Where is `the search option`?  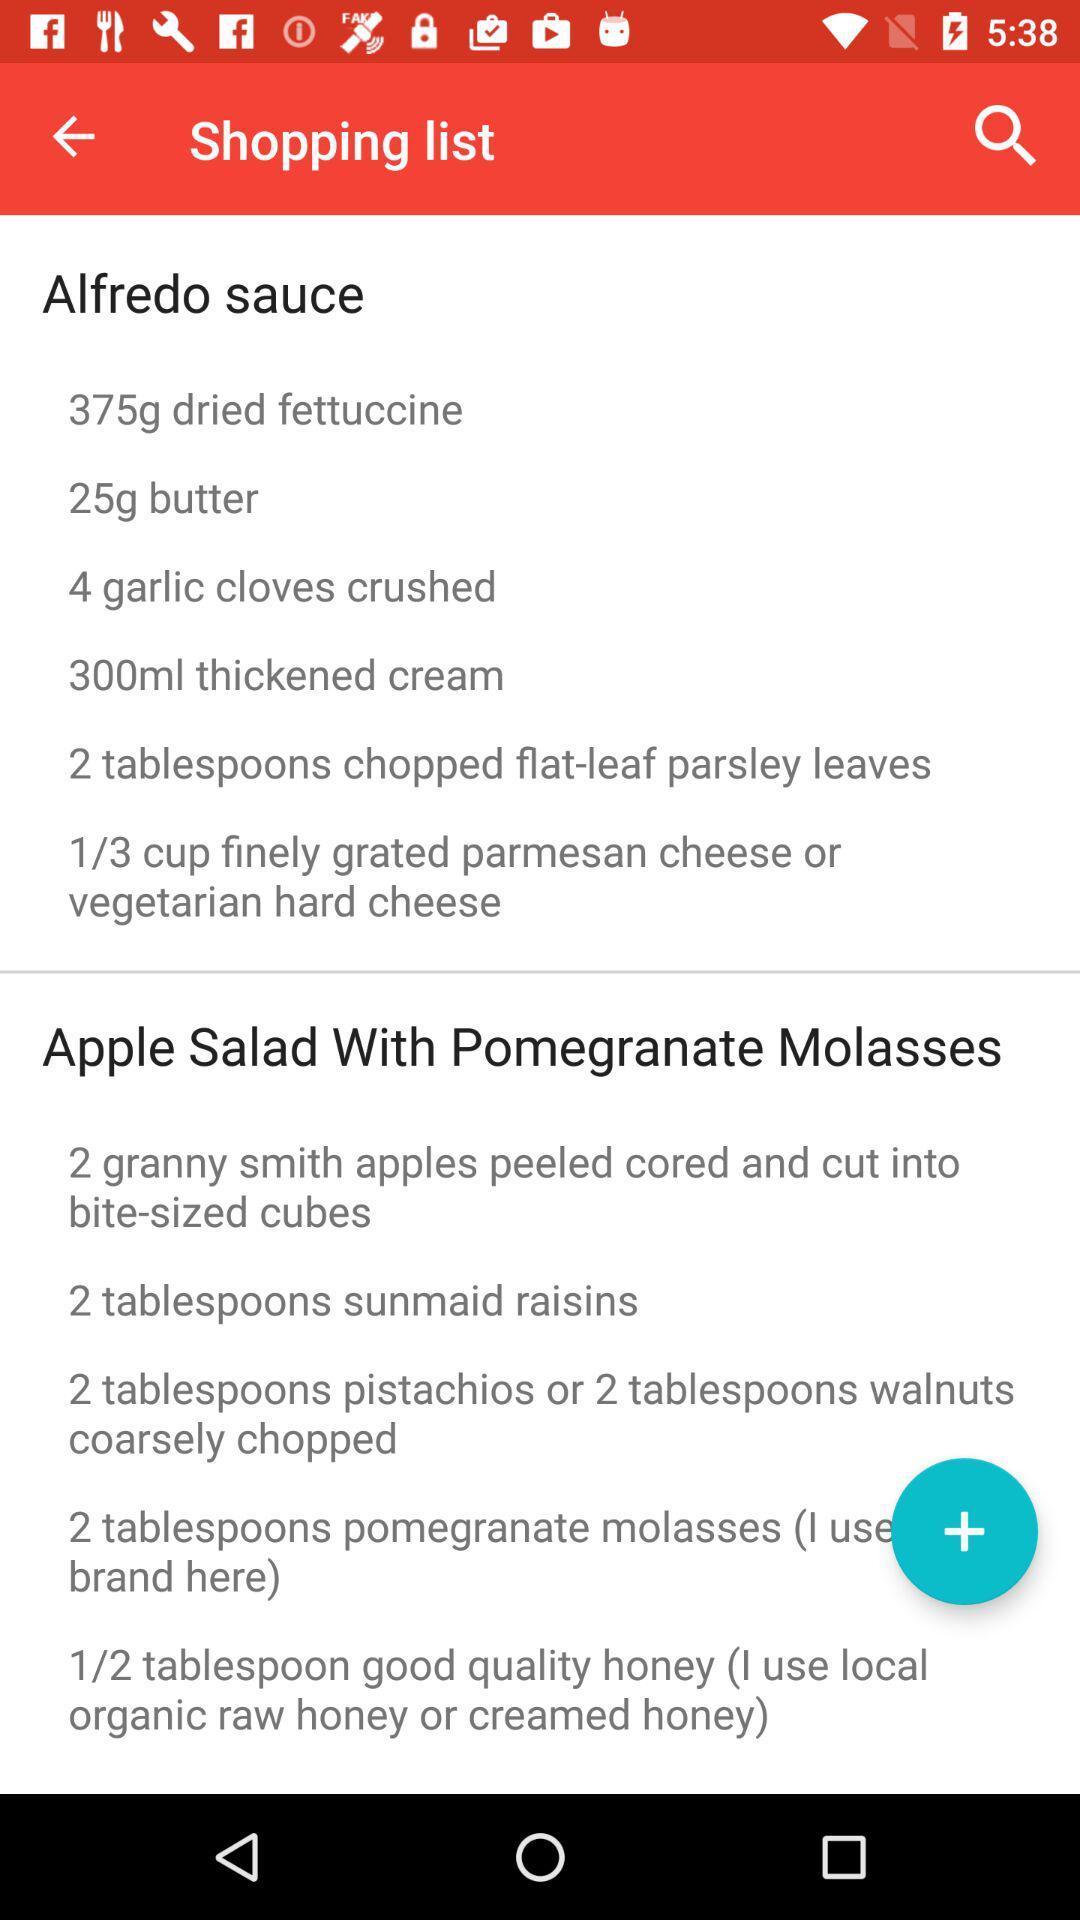
the search option is located at coordinates (1006, 136).